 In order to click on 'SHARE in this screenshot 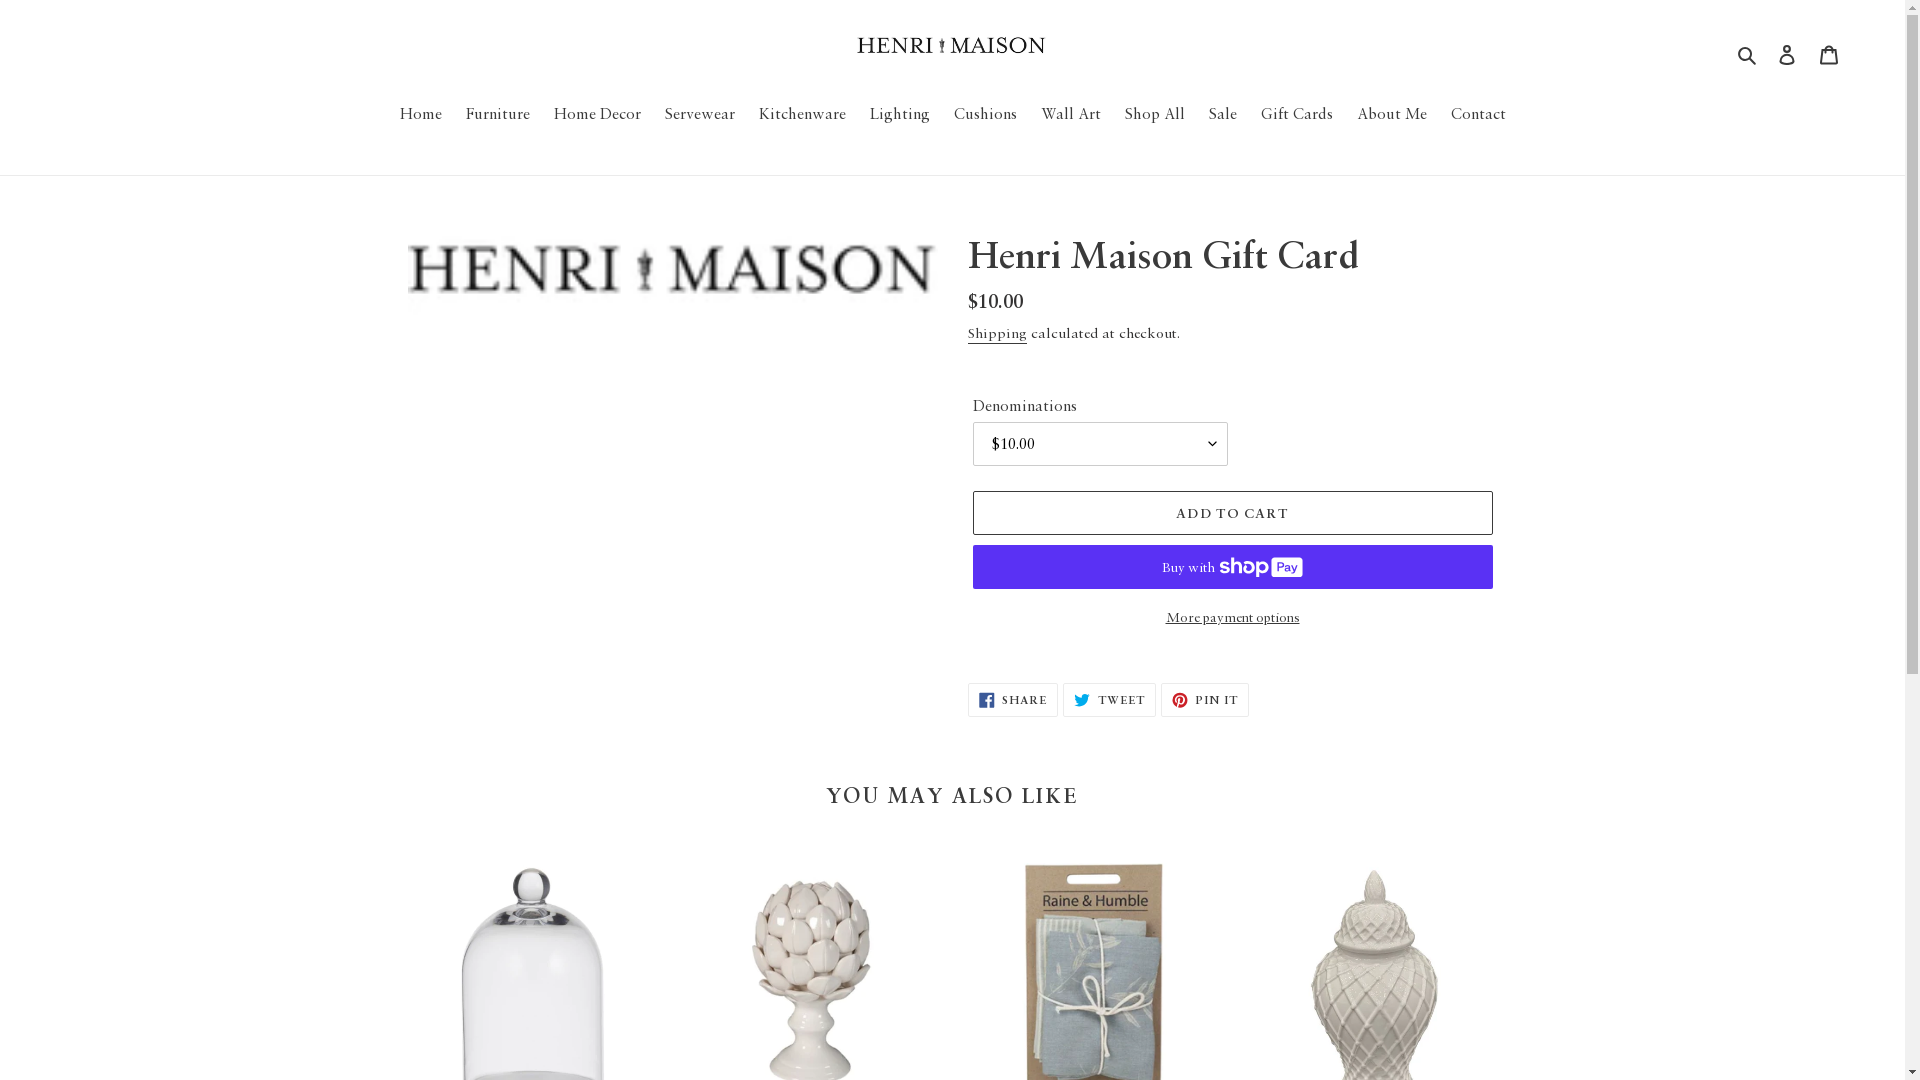, I will do `click(968, 698)`.